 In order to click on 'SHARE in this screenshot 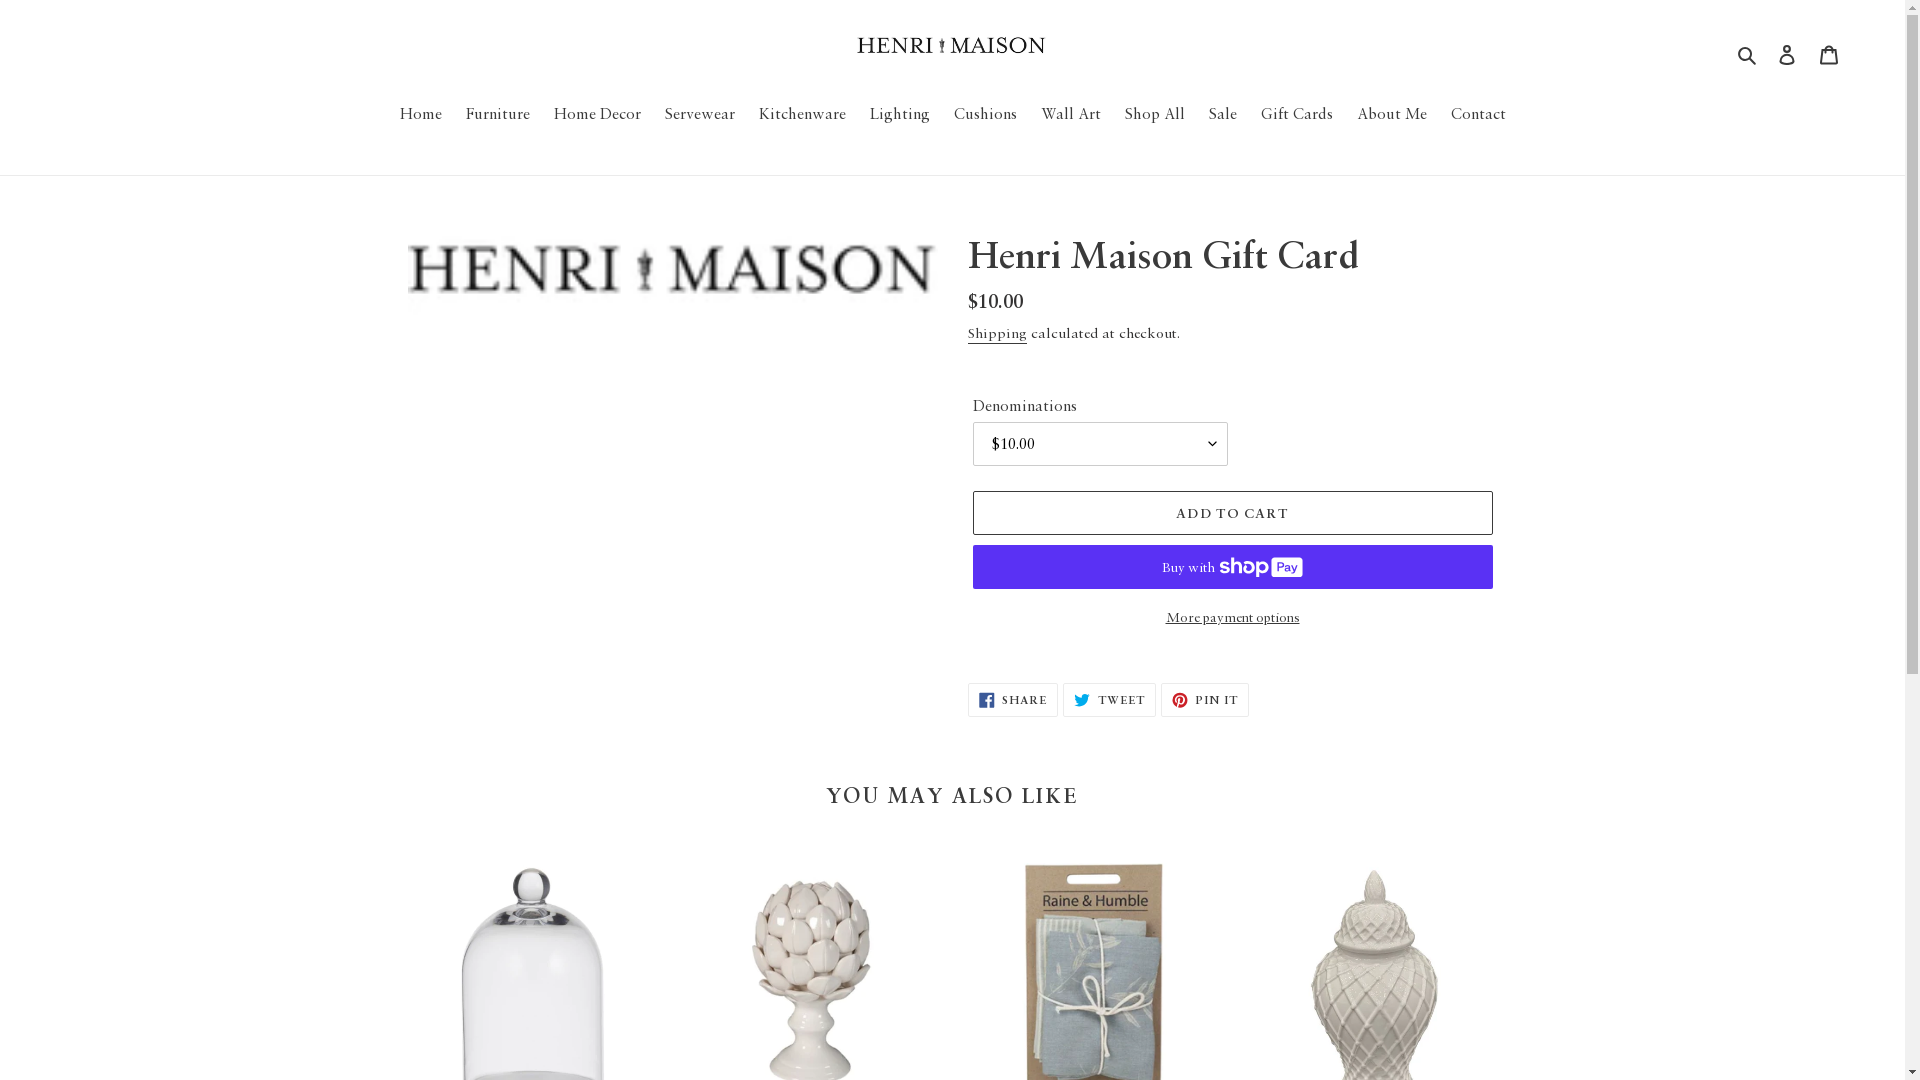, I will do `click(968, 698)`.